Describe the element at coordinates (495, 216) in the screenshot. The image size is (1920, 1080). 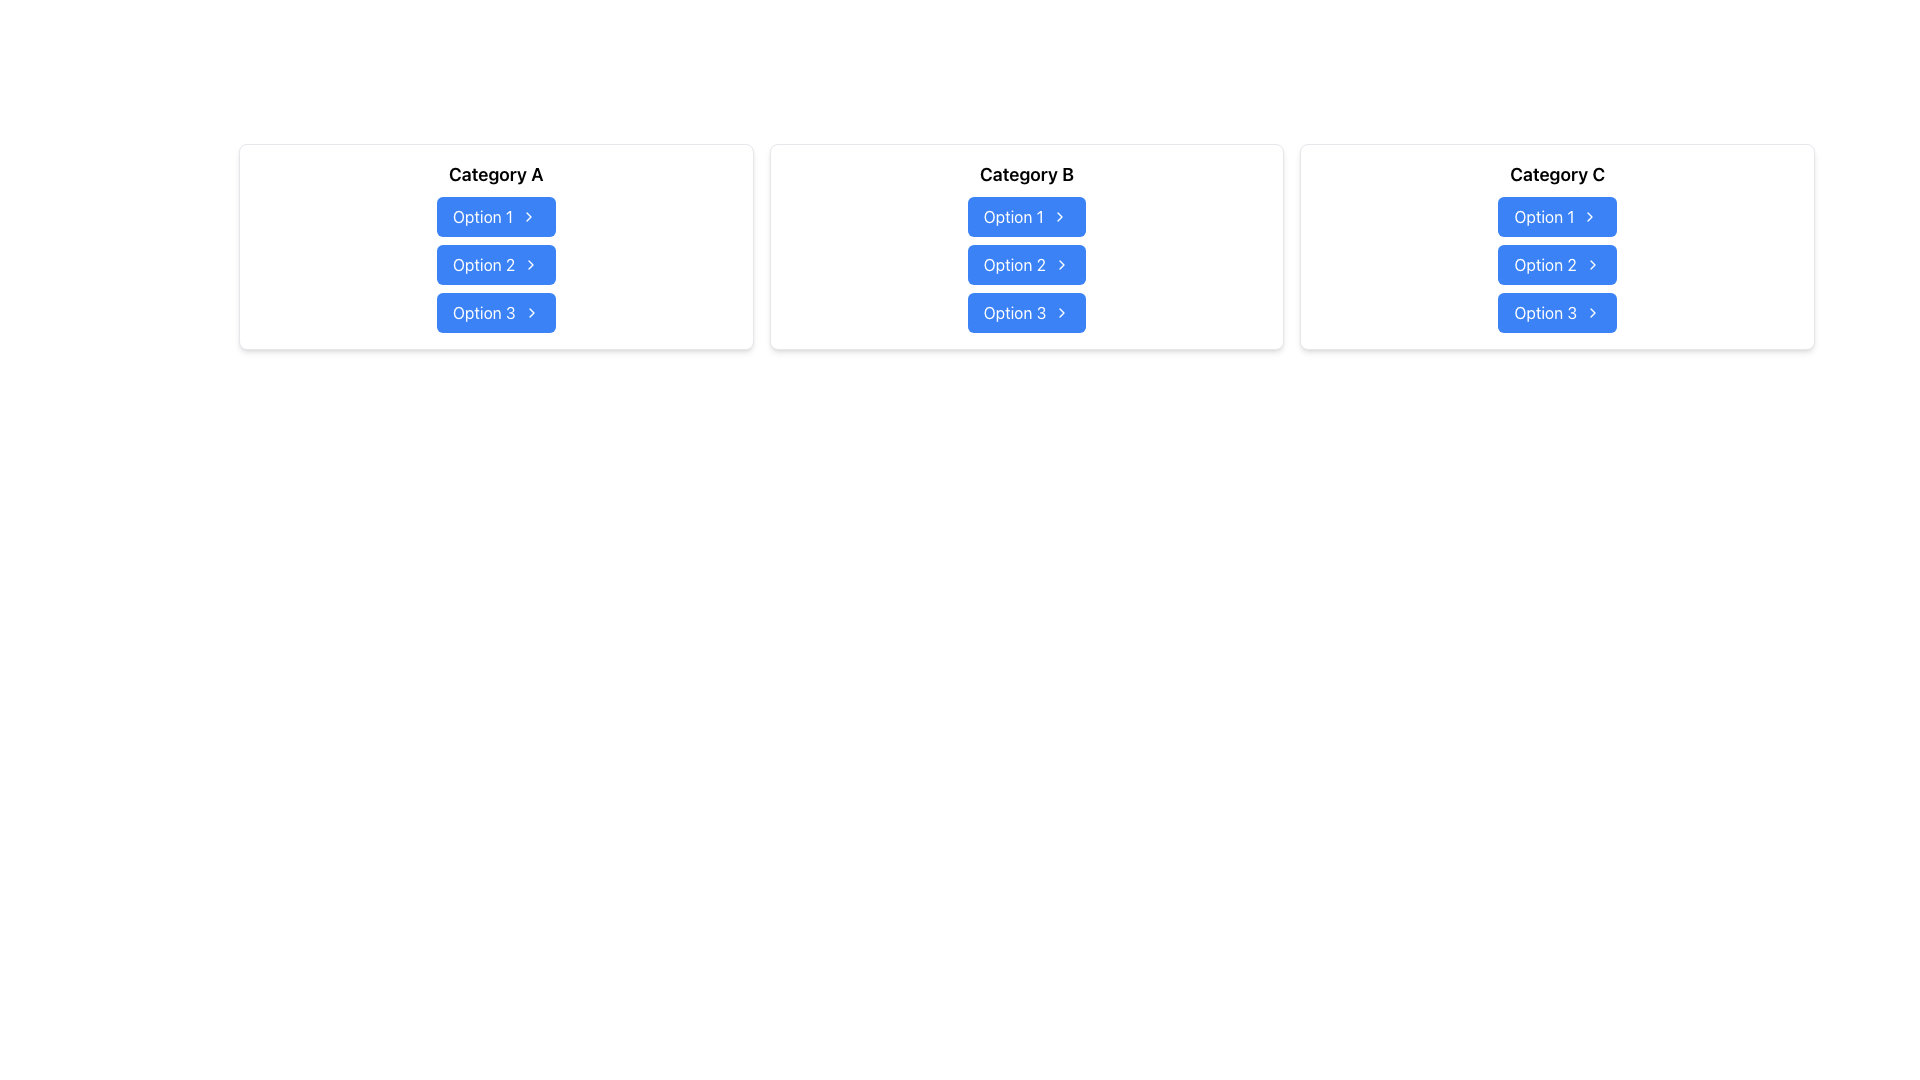
I see `the first button under 'Category A' which serves as a navigation link for the first option` at that location.